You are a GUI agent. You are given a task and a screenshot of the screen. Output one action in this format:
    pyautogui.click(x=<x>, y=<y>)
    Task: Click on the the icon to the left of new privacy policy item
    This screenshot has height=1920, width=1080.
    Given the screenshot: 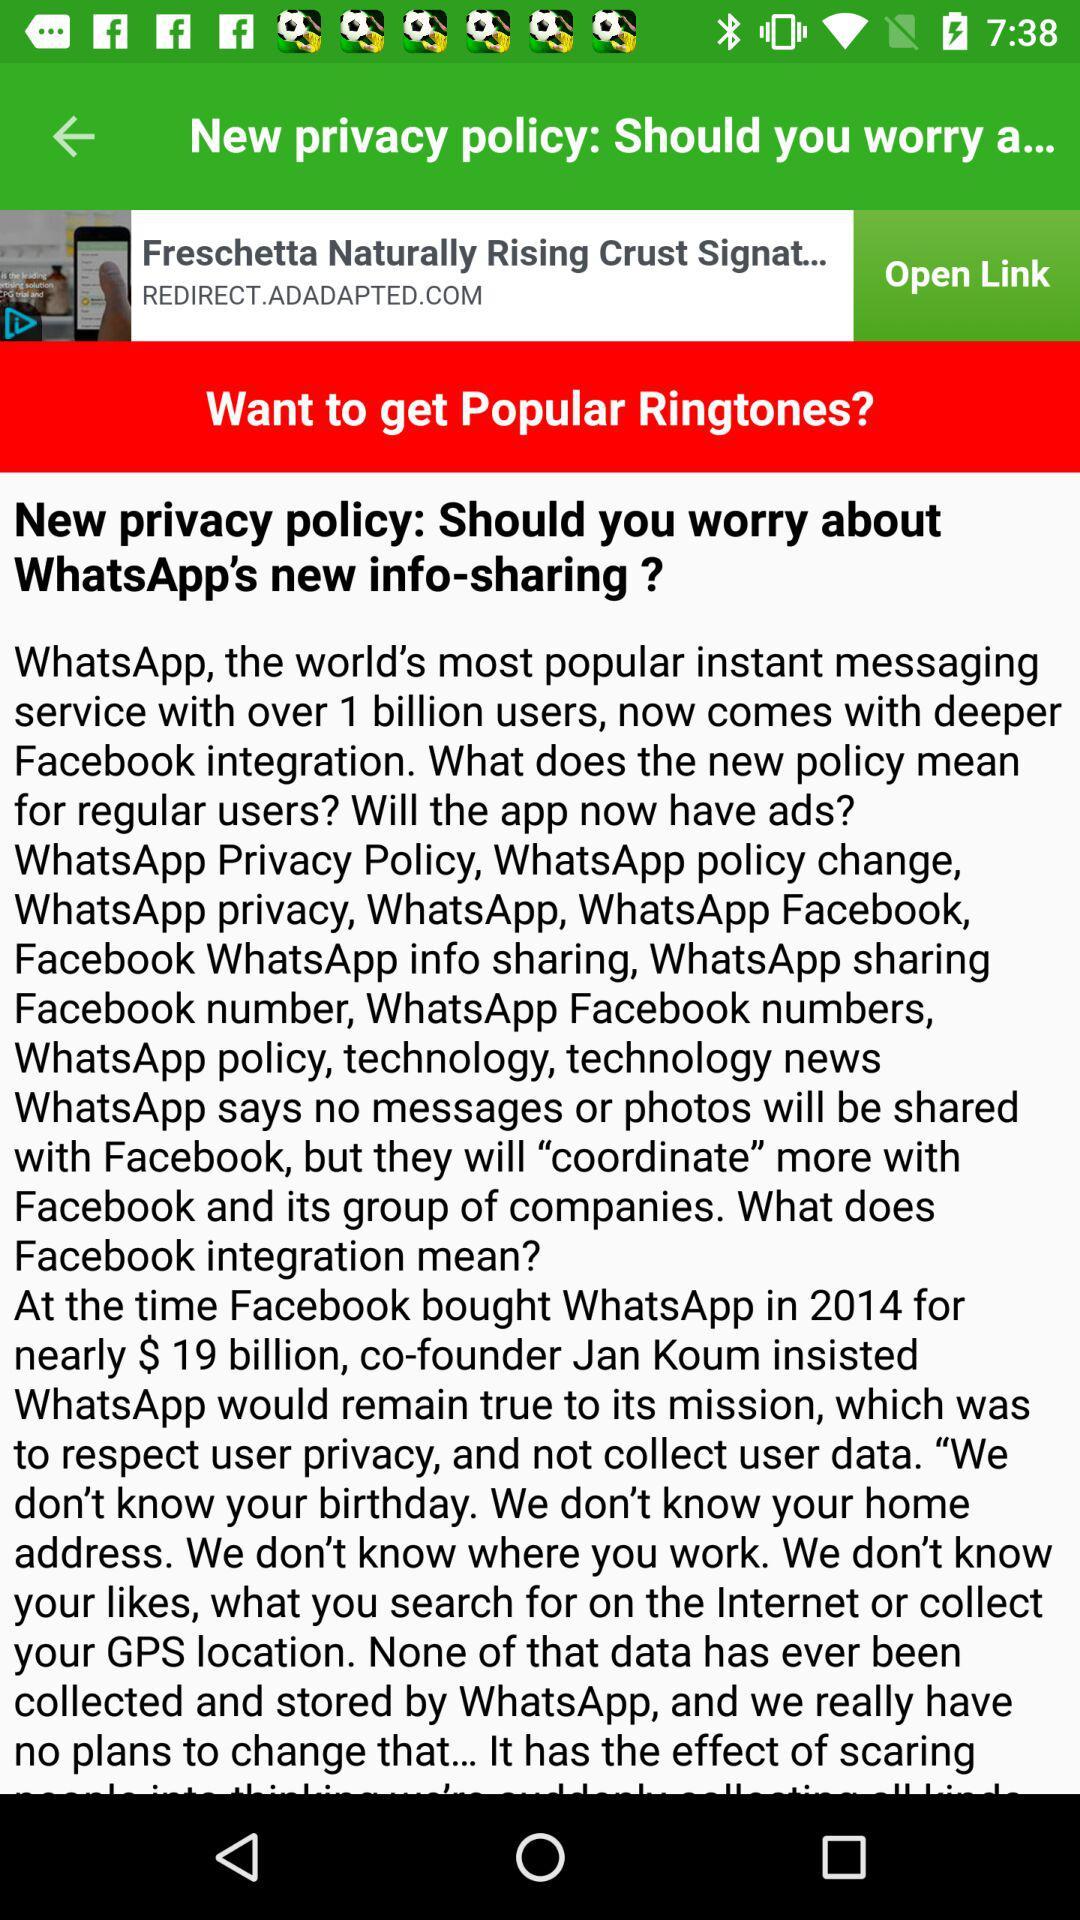 What is the action you would take?
    pyautogui.click(x=72, y=135)
    